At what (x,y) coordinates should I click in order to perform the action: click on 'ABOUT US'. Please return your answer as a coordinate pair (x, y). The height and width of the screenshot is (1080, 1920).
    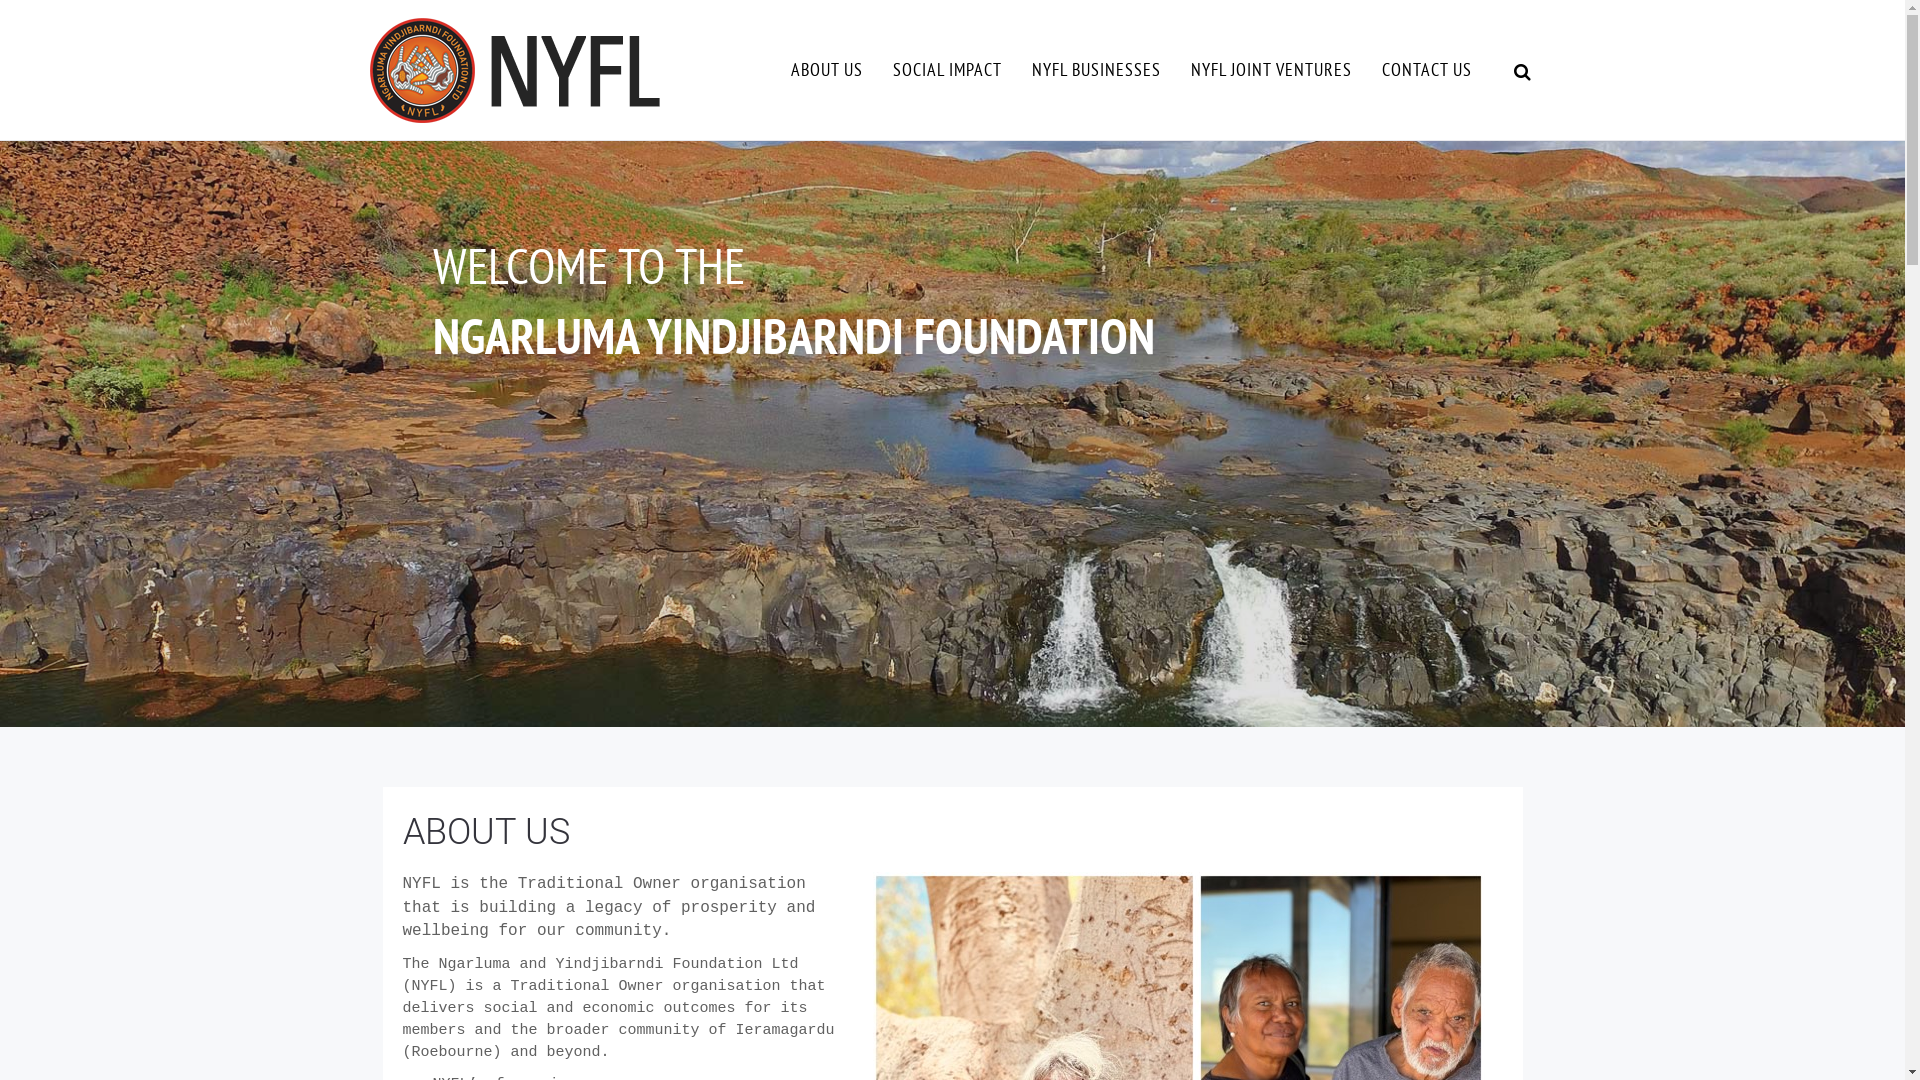
    Looking at the image, I should click on (826, 68).